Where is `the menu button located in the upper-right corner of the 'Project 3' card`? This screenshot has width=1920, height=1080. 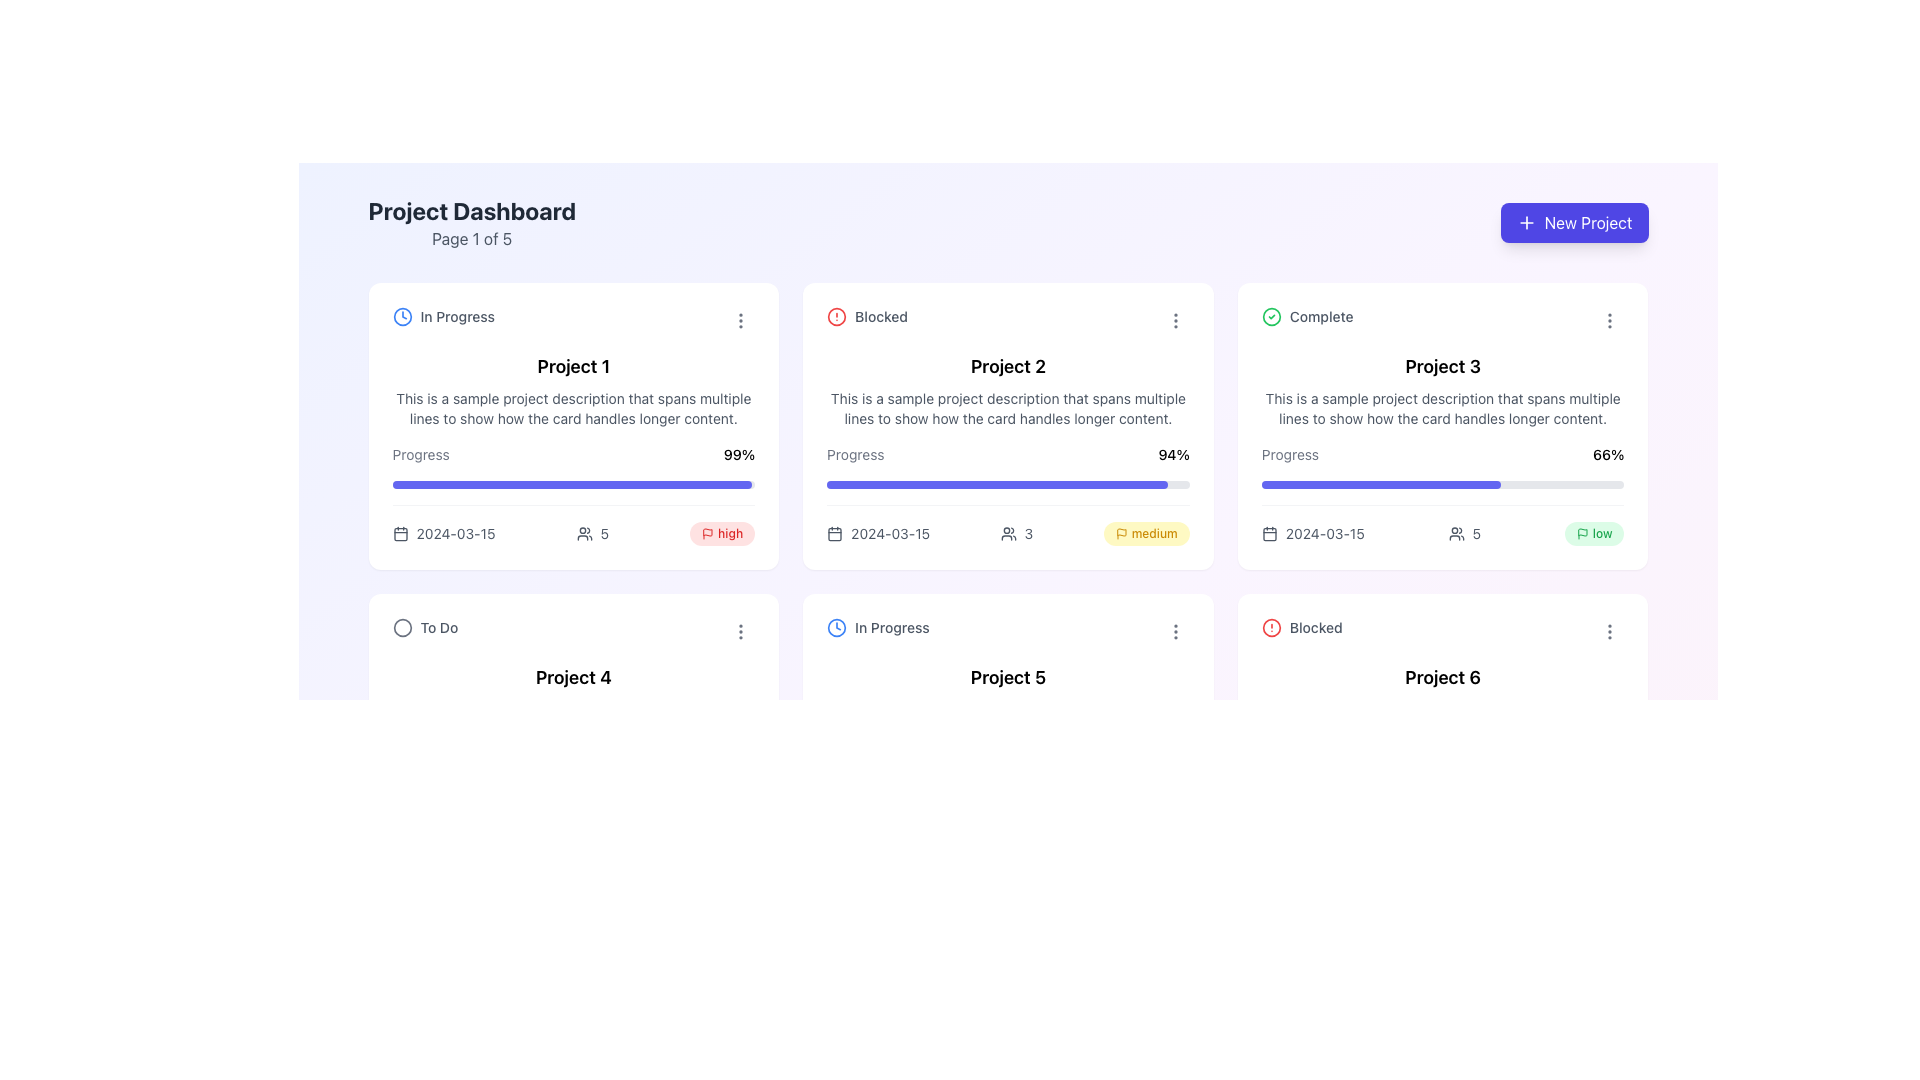
the menu button located in the upper-right corner of the 'Project 3' card is located at coordinates (1610, 319).